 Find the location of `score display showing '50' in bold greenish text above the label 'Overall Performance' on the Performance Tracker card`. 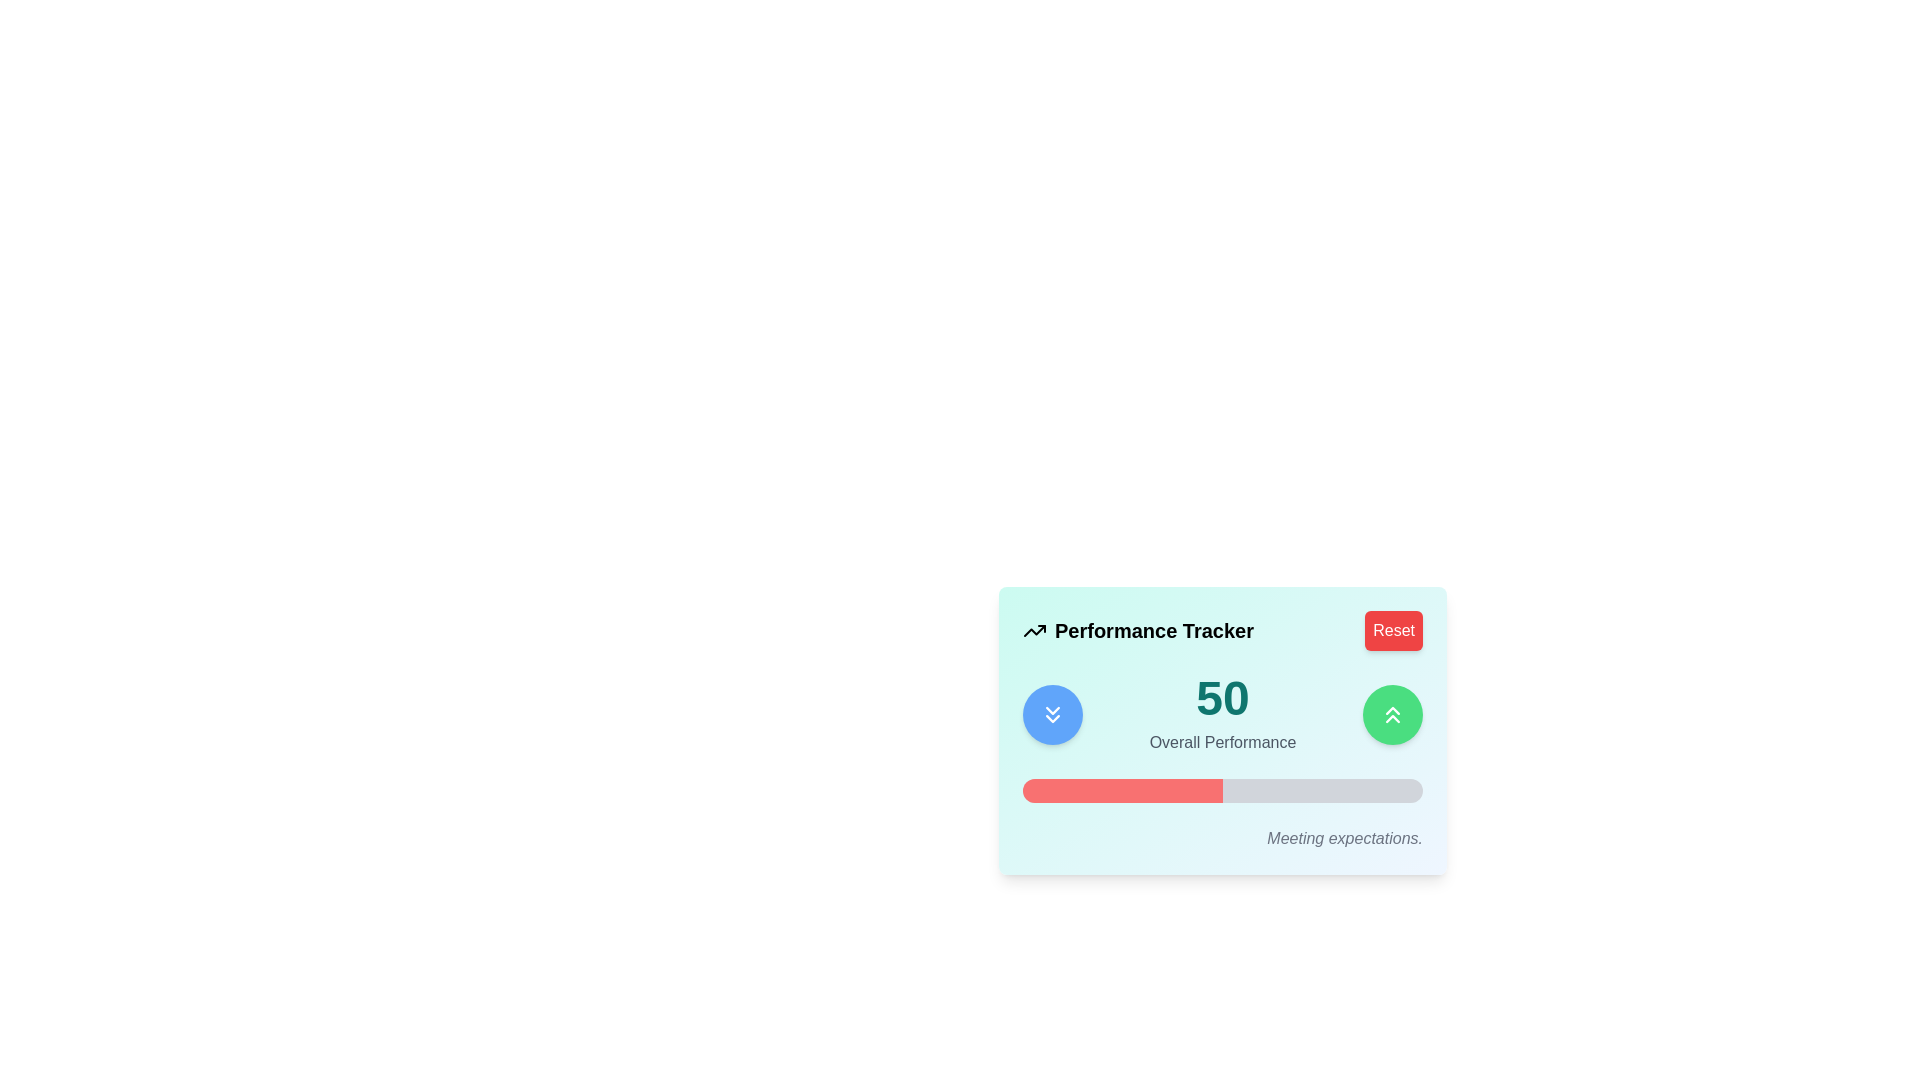

score display showing '50' in bold greenish text above the label 'Overall Performance' on the Performance Tracker card is located at coordinates (1222, 713).